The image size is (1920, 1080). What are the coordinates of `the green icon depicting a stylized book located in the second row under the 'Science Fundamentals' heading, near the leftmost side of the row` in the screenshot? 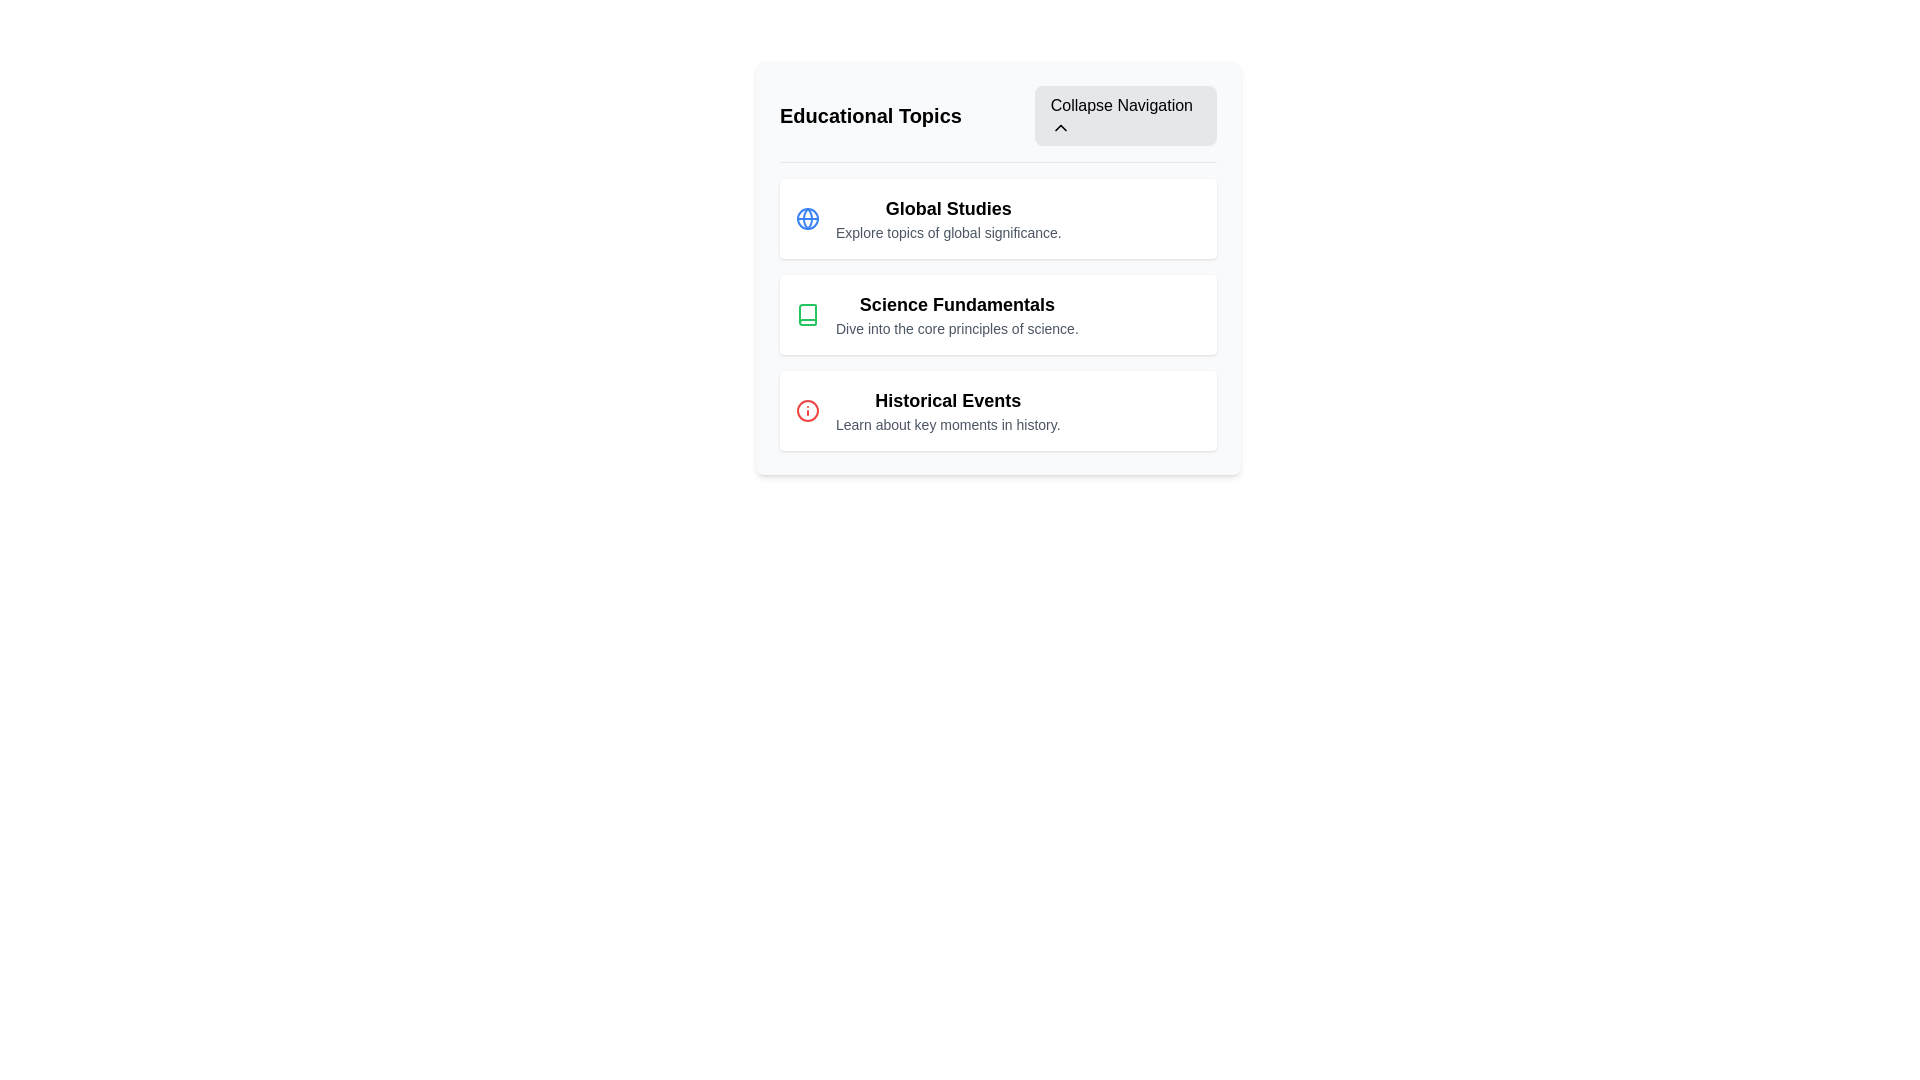 It's located at (807, 315).